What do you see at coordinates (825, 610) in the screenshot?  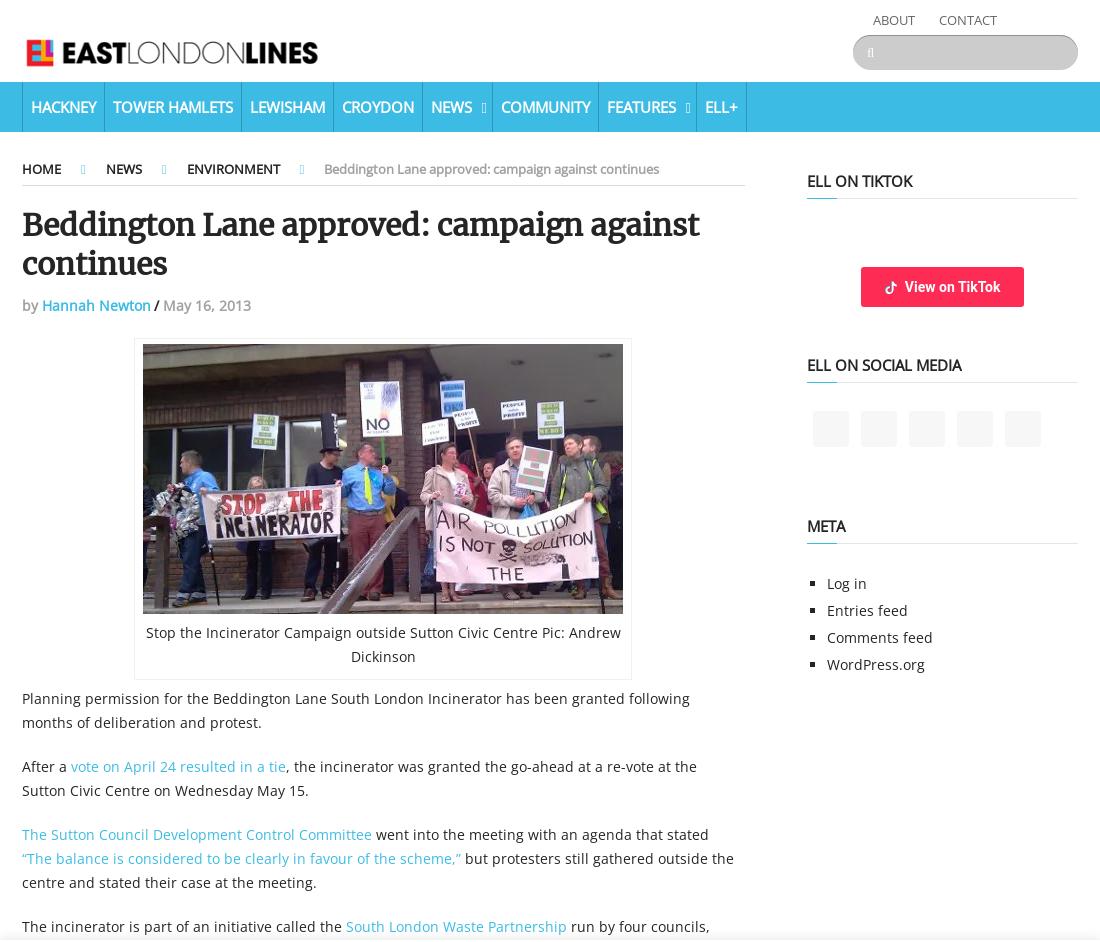 I see `'Entries feed'` at bounding box center [825, 610].